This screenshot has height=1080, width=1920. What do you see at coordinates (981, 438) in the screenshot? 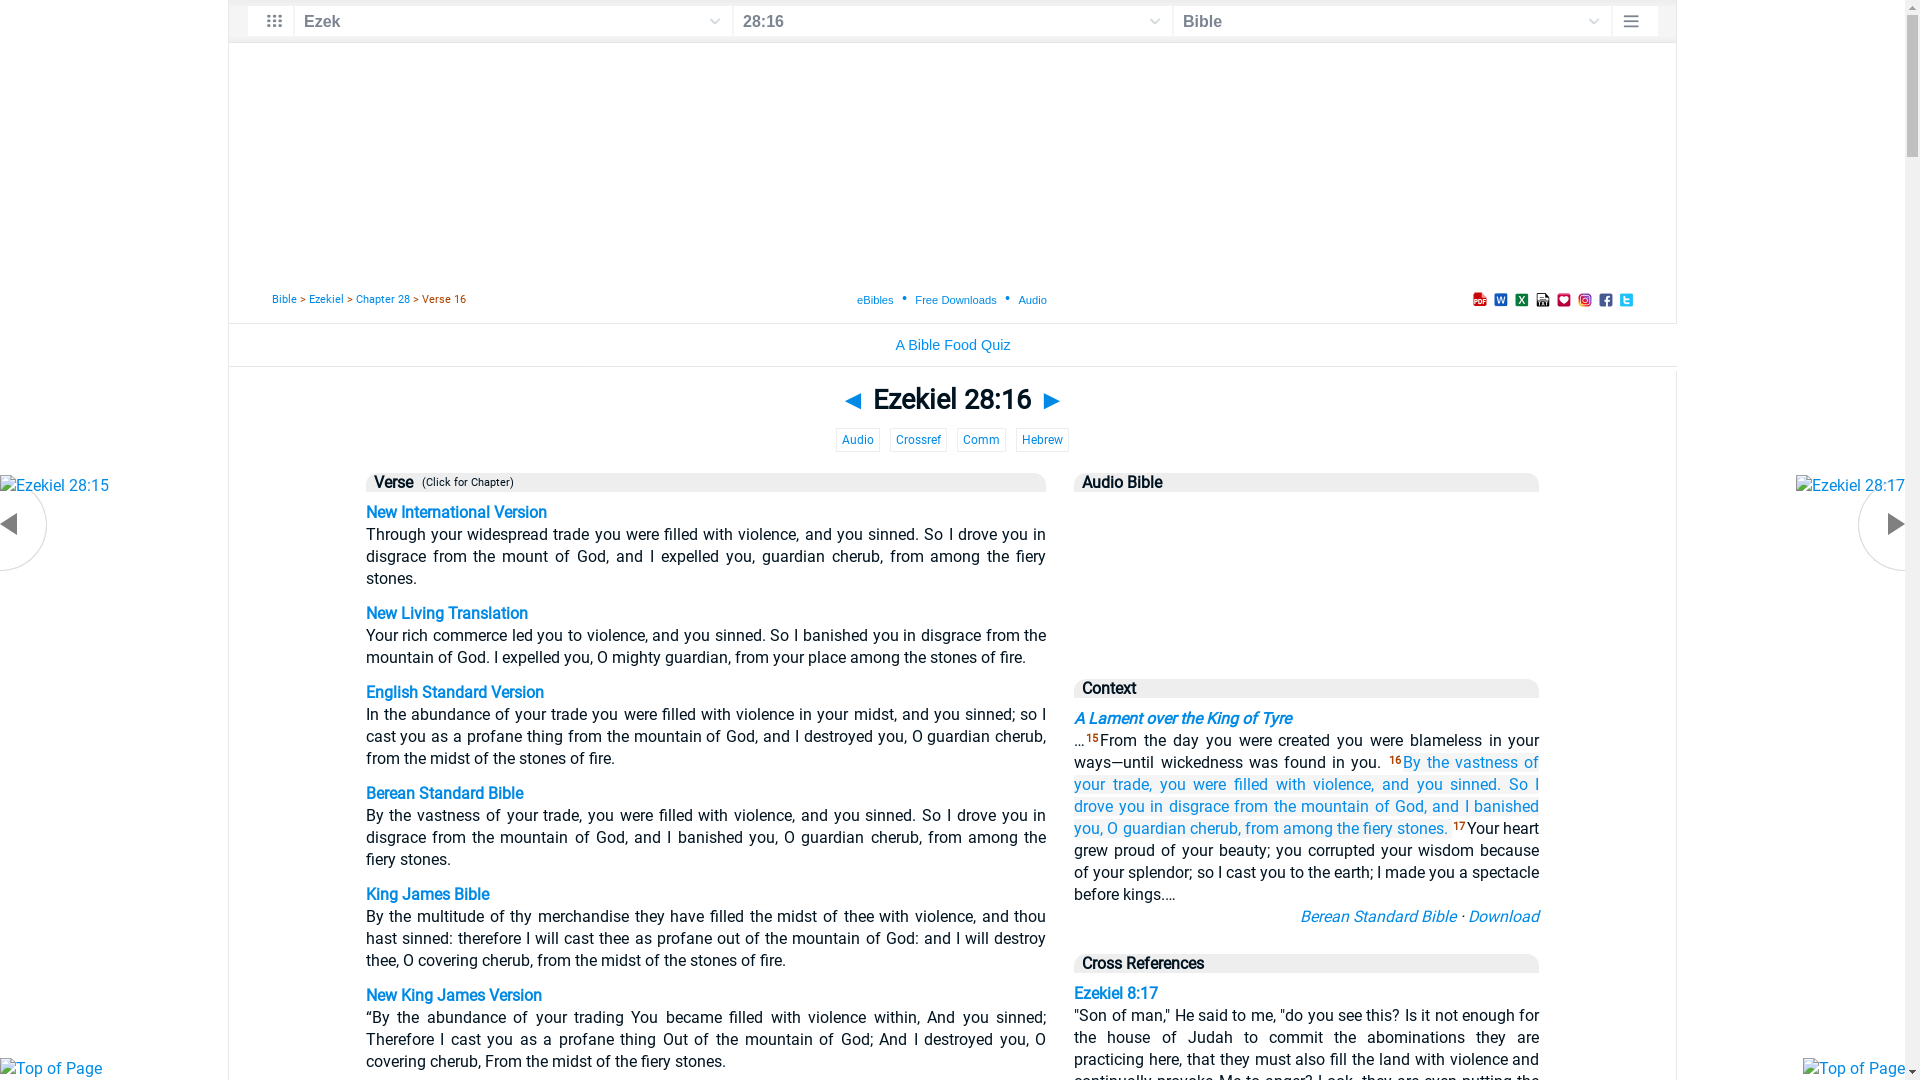
I see `' Comm '` at bounding box center [981, 438].